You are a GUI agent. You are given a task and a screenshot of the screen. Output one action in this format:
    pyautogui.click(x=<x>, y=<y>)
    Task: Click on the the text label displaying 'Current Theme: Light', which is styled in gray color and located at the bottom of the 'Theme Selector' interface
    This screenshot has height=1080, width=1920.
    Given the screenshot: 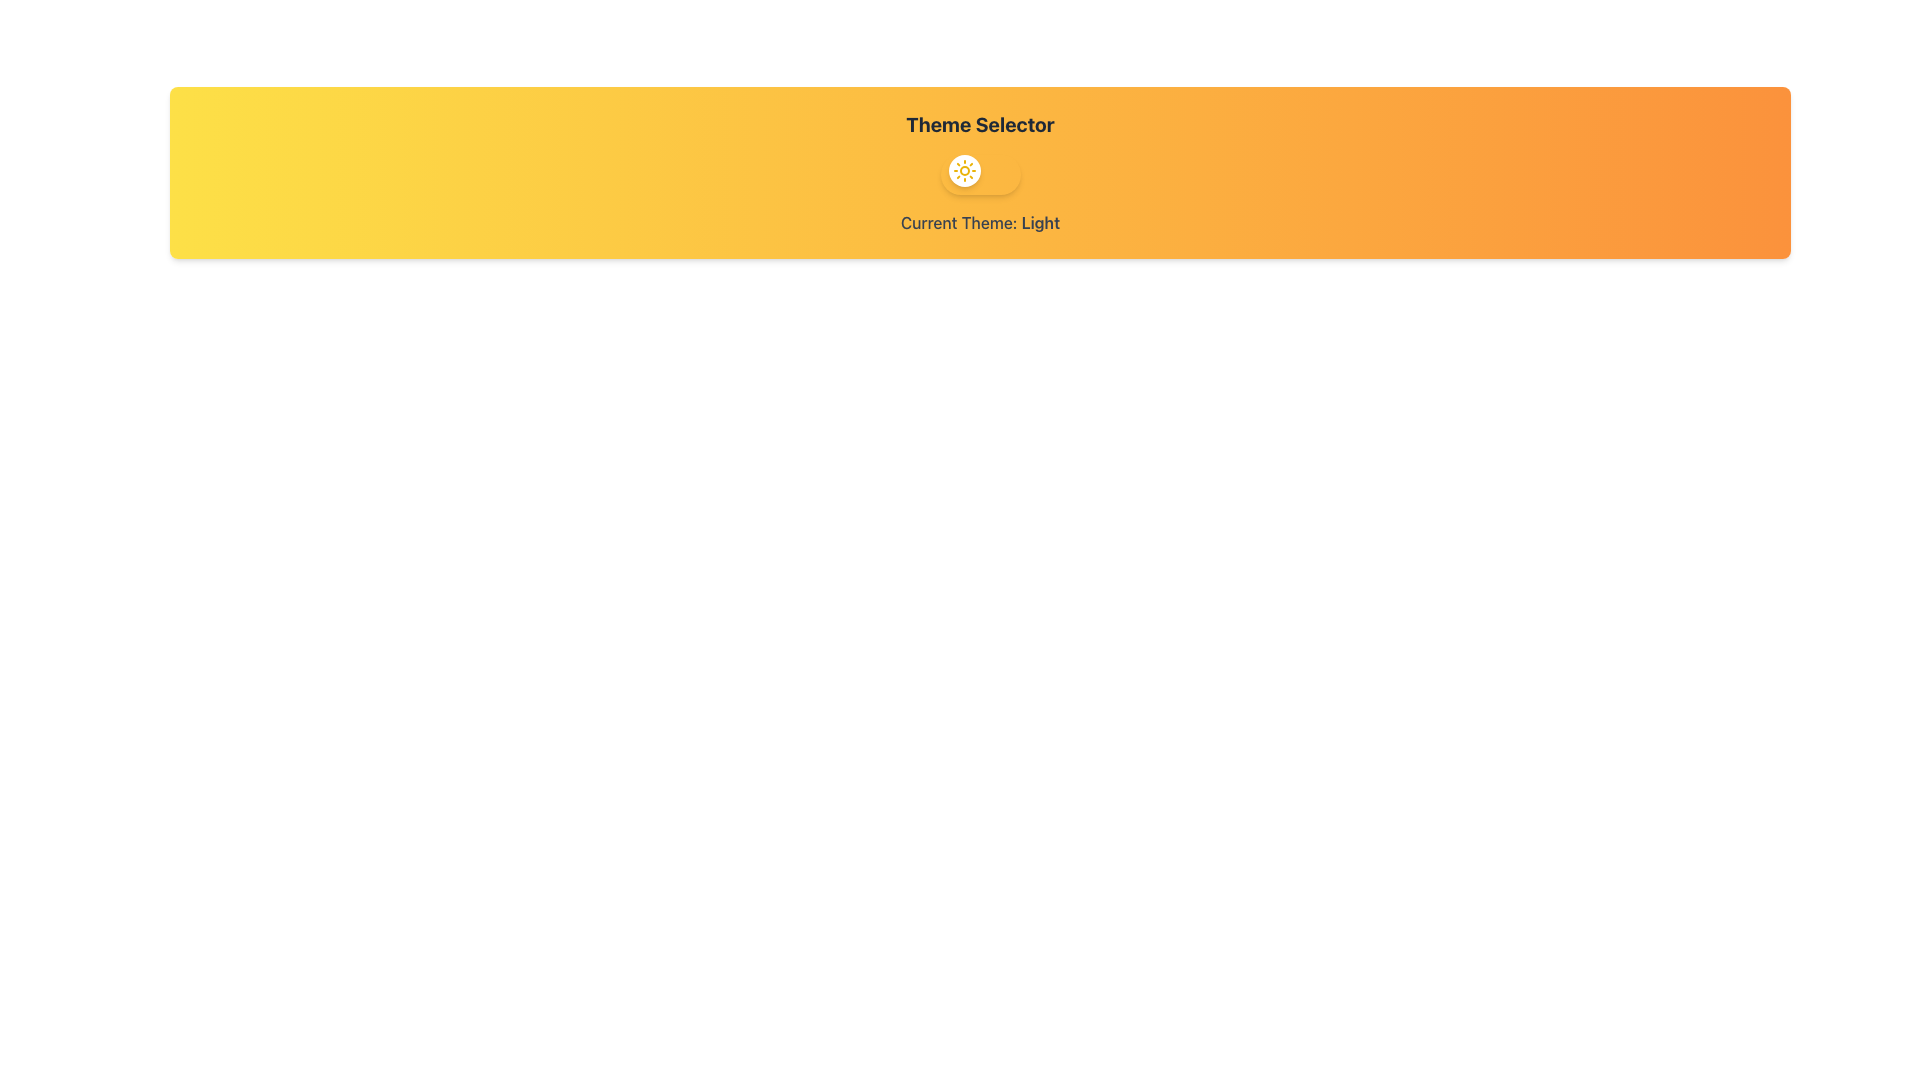 What is the action you would take?
    pyautogui.click(x=980, y=223)
    